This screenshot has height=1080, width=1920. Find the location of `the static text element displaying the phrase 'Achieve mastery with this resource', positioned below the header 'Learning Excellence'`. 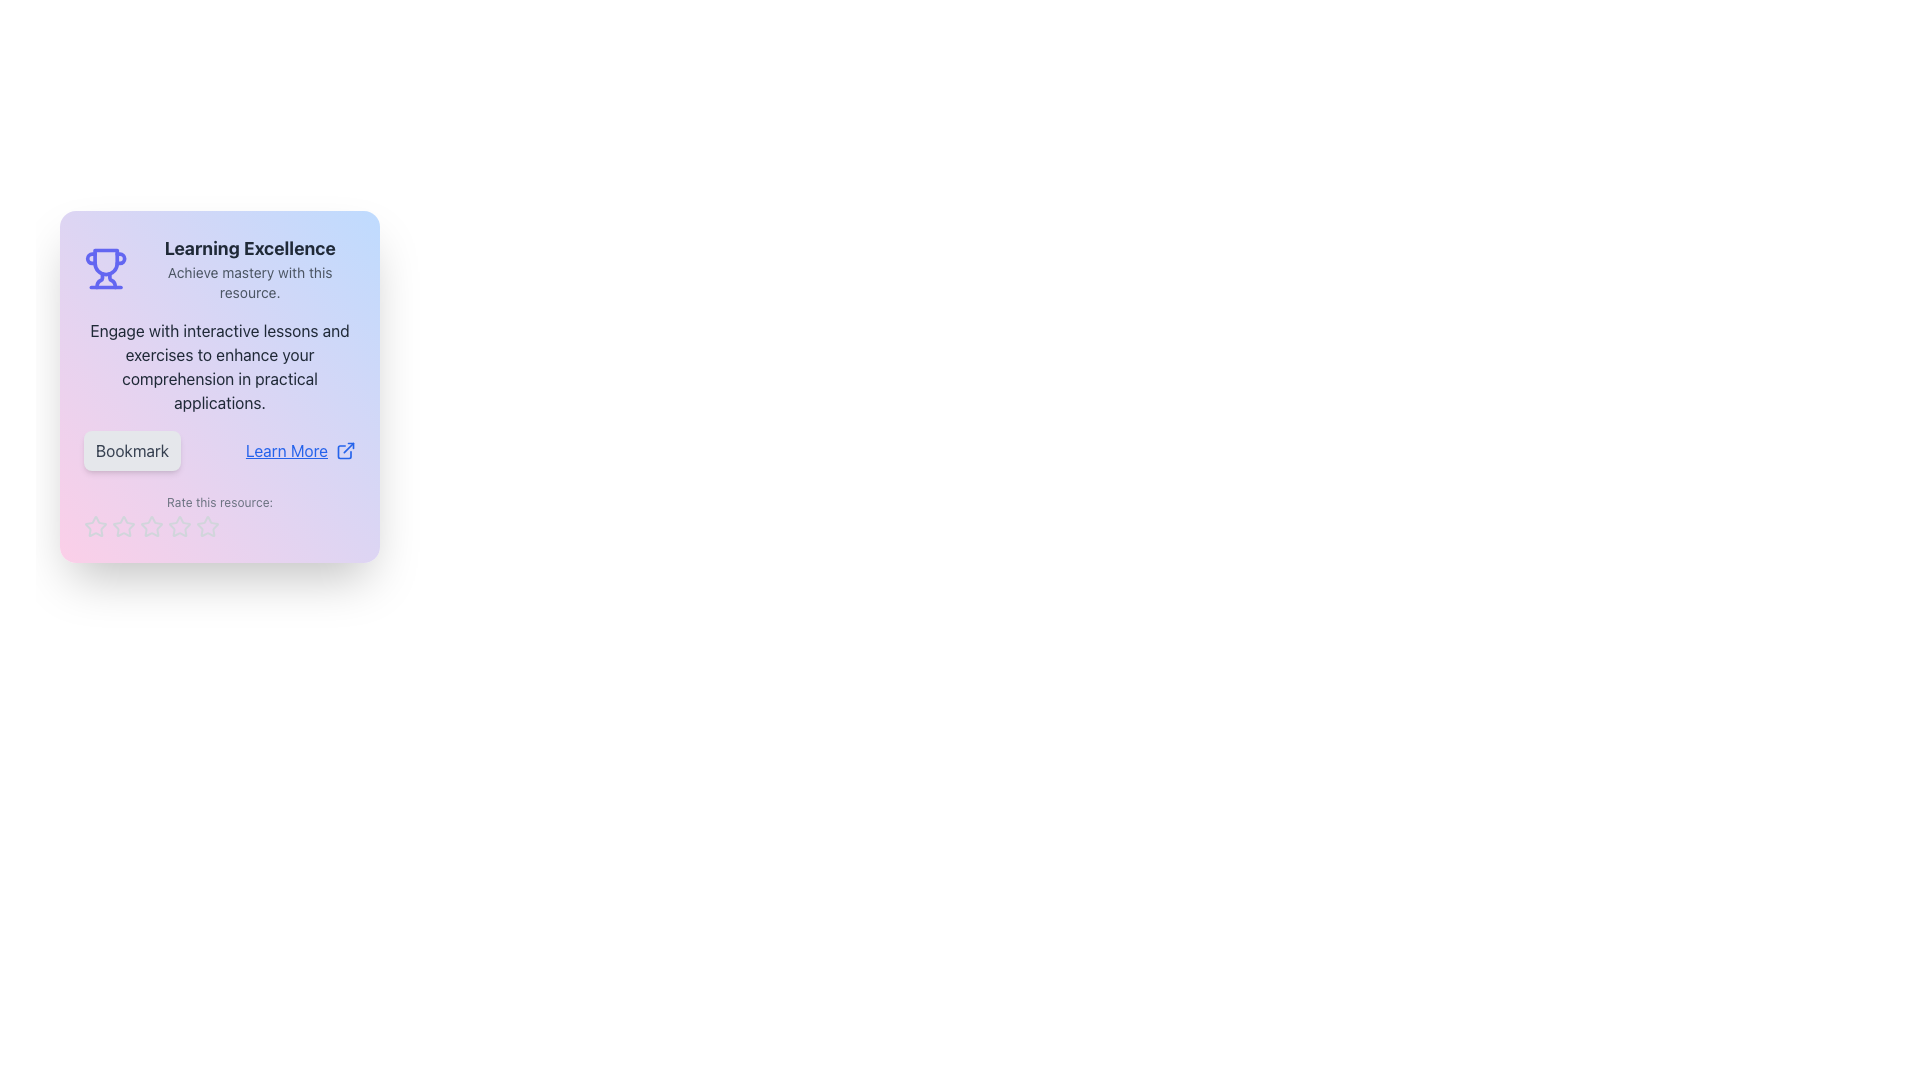

the static text element displaying the phrase 'Achieve mastery with this resource', positioned below the header 'Learning Excellence' is located at coordinates (249, 282).